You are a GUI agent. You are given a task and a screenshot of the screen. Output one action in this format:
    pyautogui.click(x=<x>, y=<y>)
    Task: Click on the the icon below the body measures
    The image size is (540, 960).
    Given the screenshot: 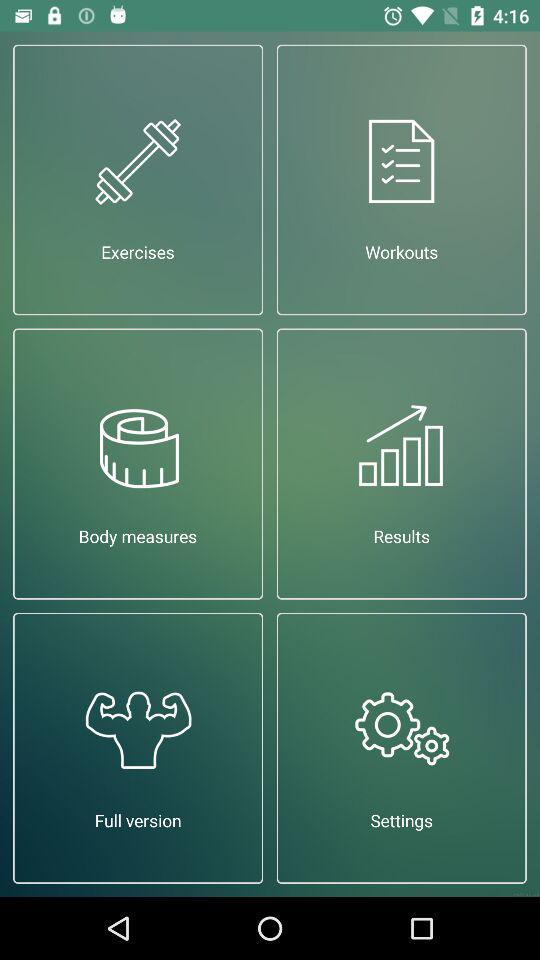 What is the action you would take?
    pyautogui.click(x=137, y=747)
    